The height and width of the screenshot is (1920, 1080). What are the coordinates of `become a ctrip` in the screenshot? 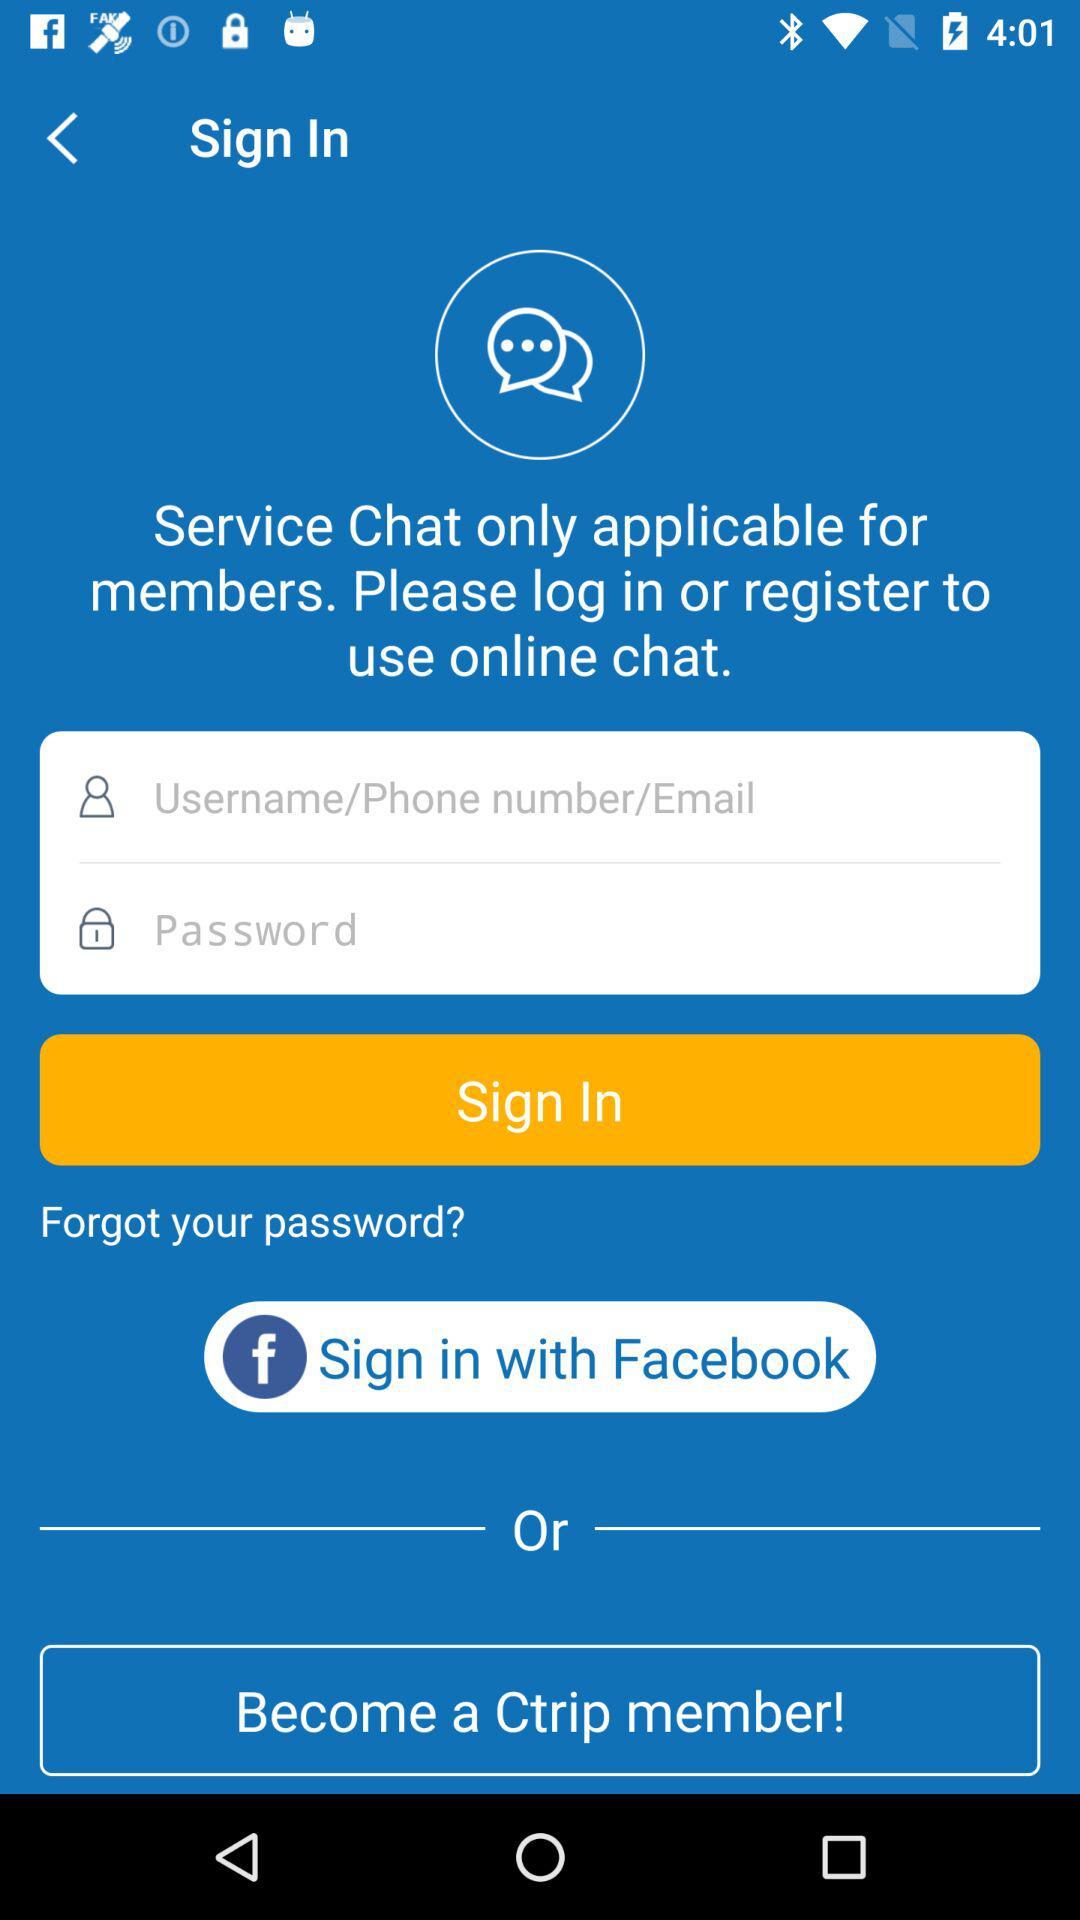 It's located at (540, 1709).